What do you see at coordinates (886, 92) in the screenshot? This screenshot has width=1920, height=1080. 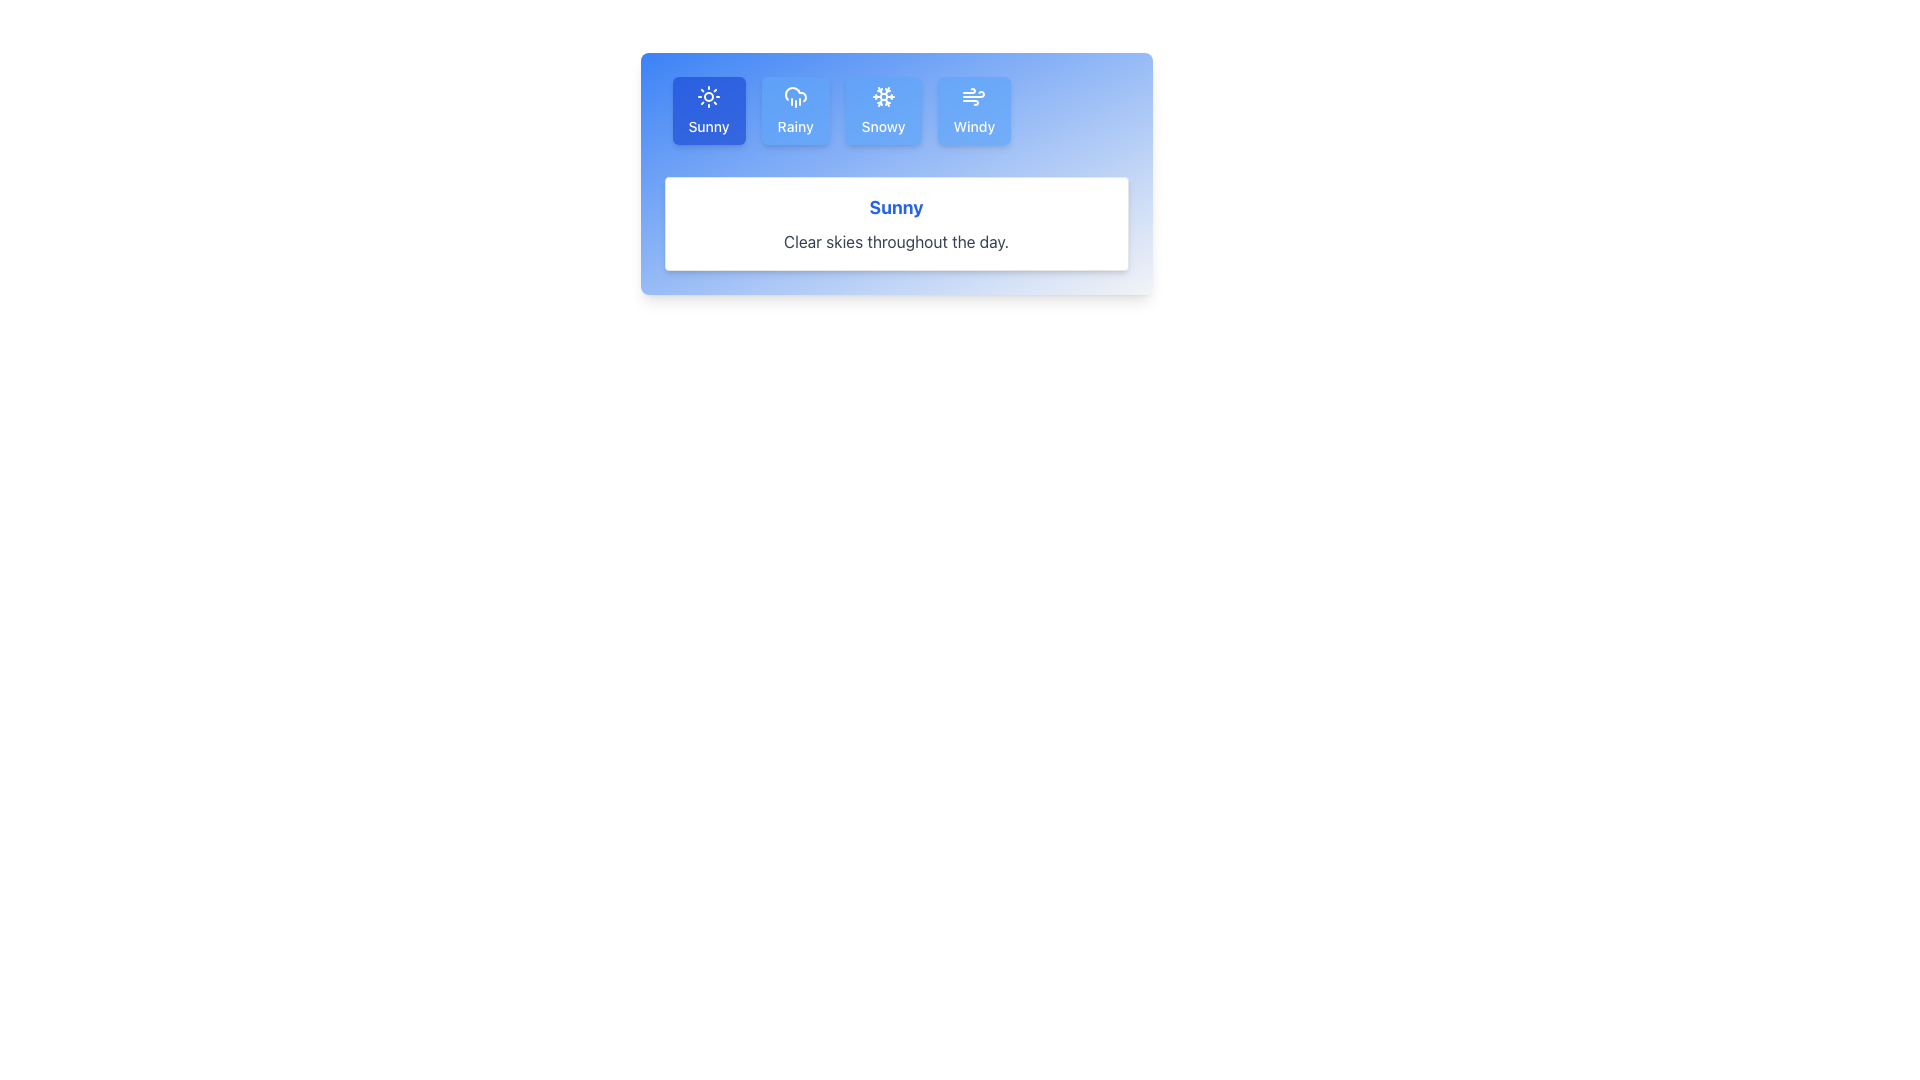 I see `the visual representation of the snowflake component within the 'Snowy' button in the weather interface by clicking on its graphical representation located at the top-right quadrant of the icon` at bounding box center [886, 92].